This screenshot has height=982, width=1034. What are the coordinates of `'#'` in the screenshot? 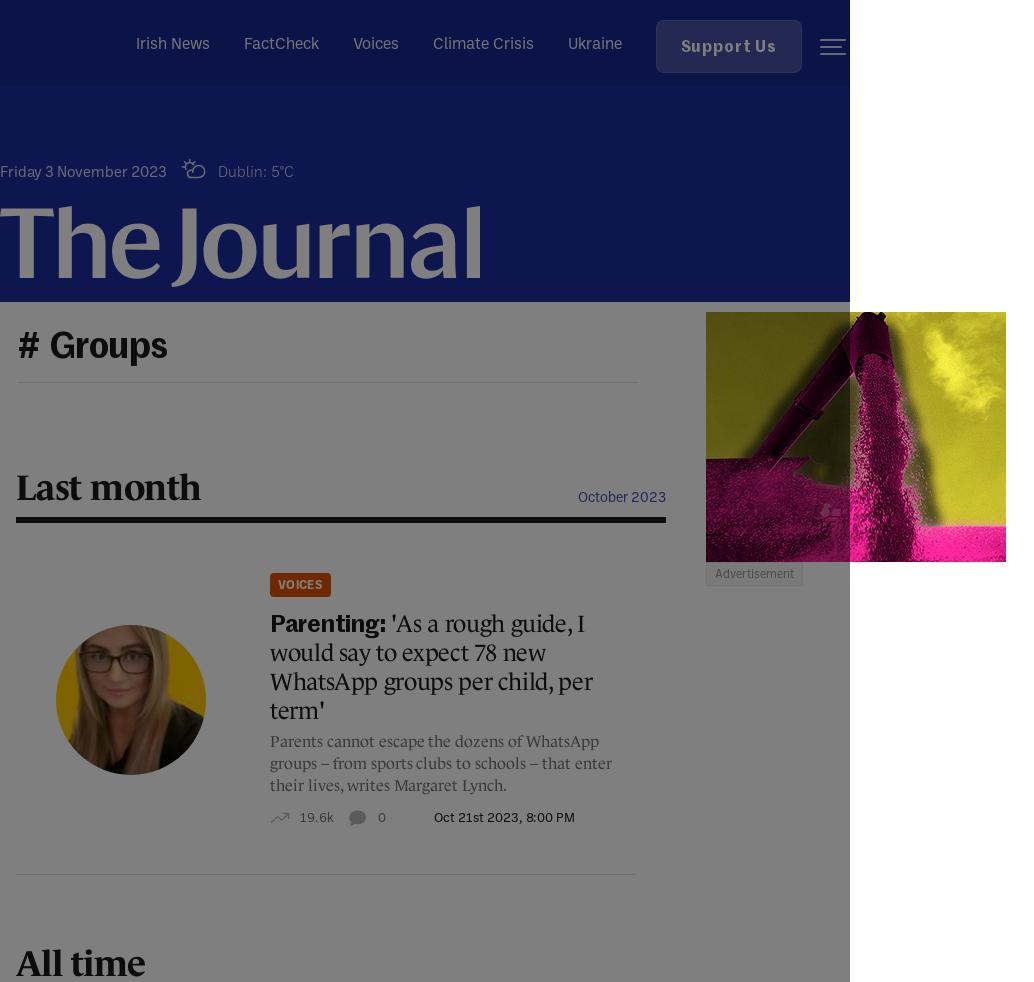 It's located at (28, 347).